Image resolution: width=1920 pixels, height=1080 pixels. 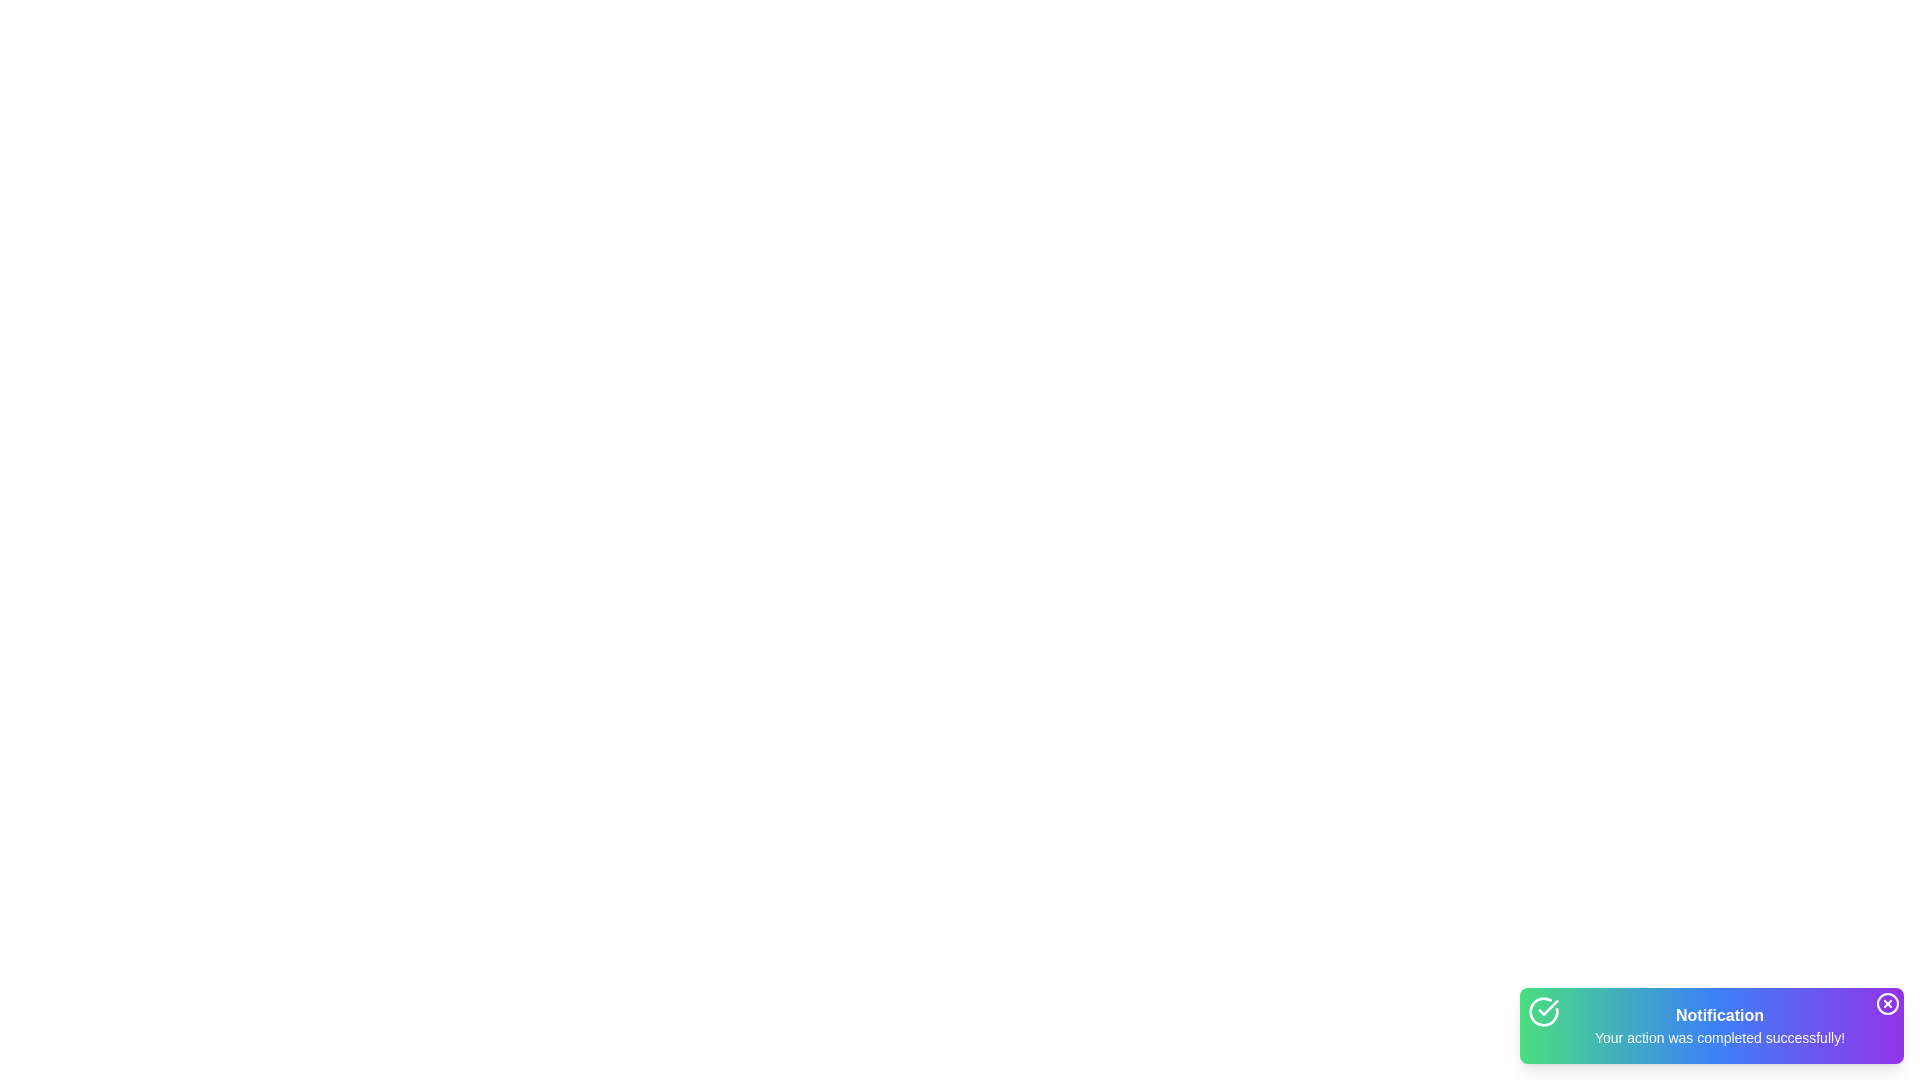 What do you see at coordinates (1886, 1003) in the screenshot?
I see `the close button to dismiss the notification` at bounding box center [1886, 1003].